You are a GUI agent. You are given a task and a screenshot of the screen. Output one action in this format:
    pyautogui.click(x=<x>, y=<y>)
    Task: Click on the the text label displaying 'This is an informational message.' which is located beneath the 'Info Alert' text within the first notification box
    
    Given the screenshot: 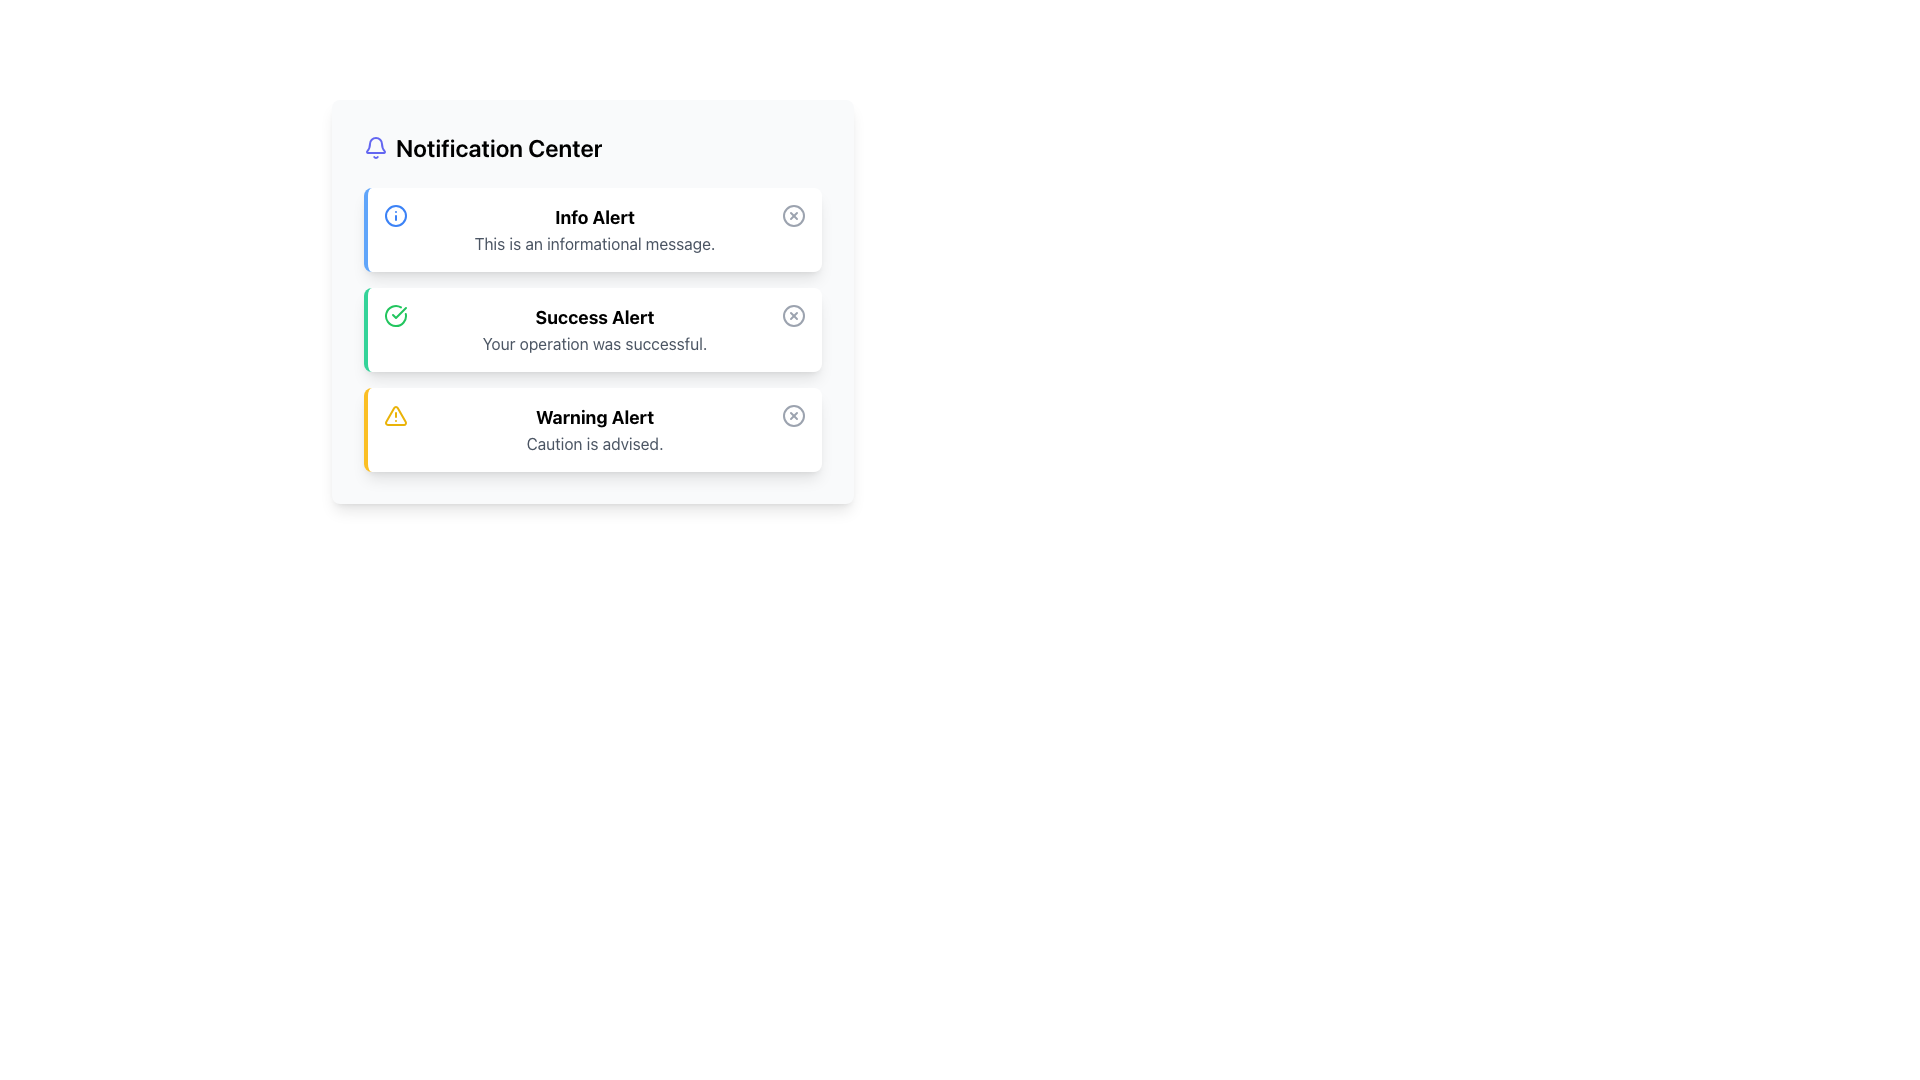 What is the action you would take?
    pyautogui.click(x=594, y=242)
    